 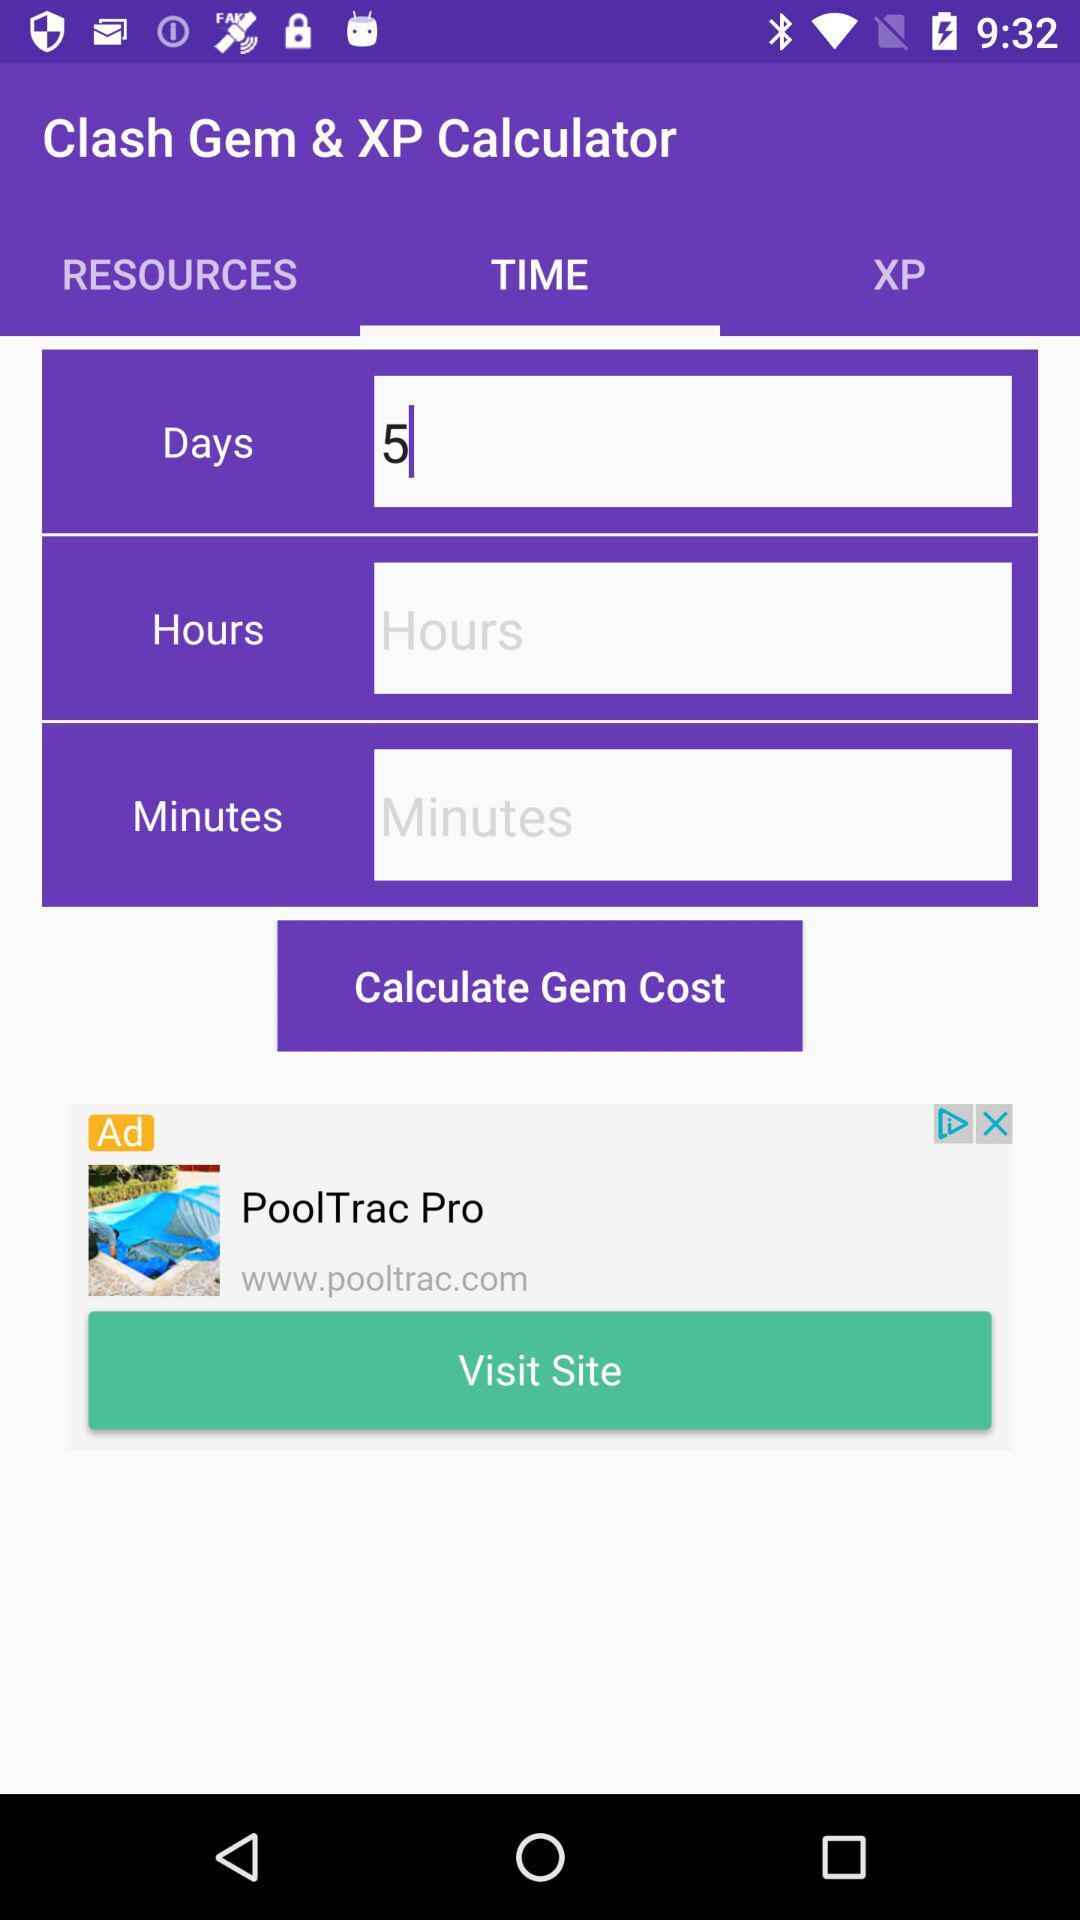 What do you see at coordinates (540, 1276) in the screenshot?
I see `click advertisement` at bounding box center [540, 1276].